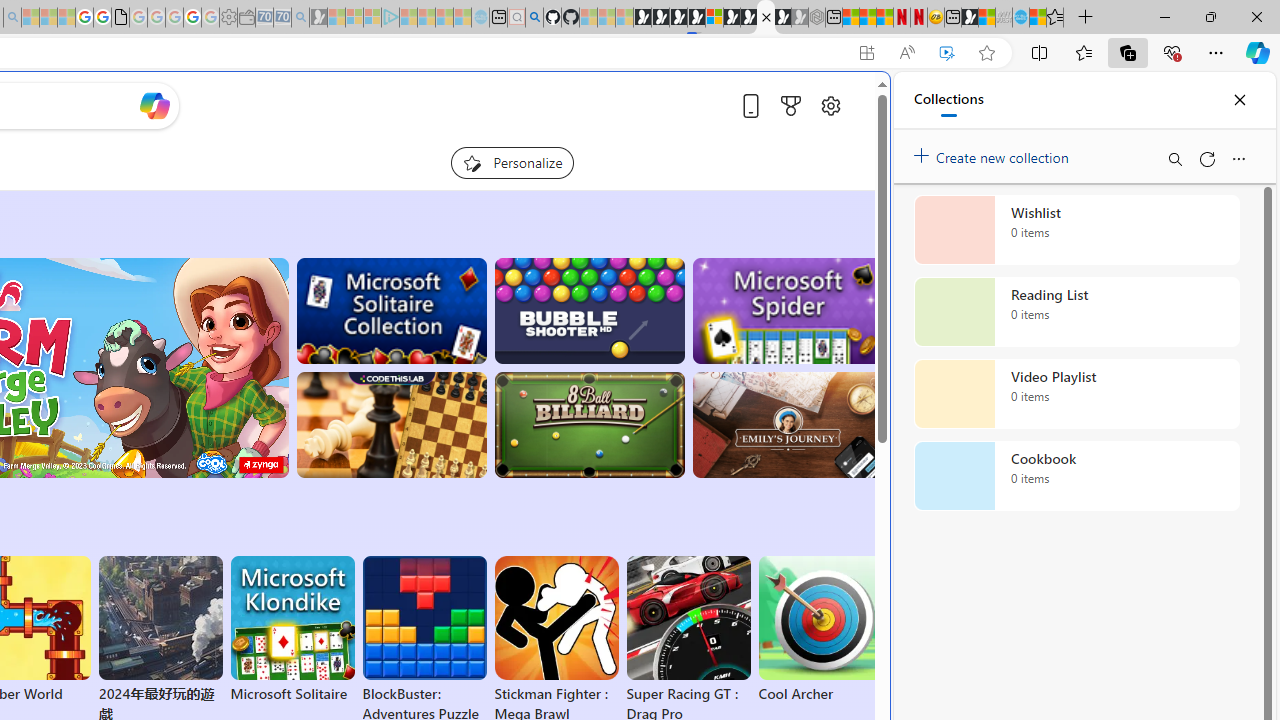  Describe the element at coordinates (1076, 475) in the screenshot. I see `'Cookbook collection, 0 items'` at that location.